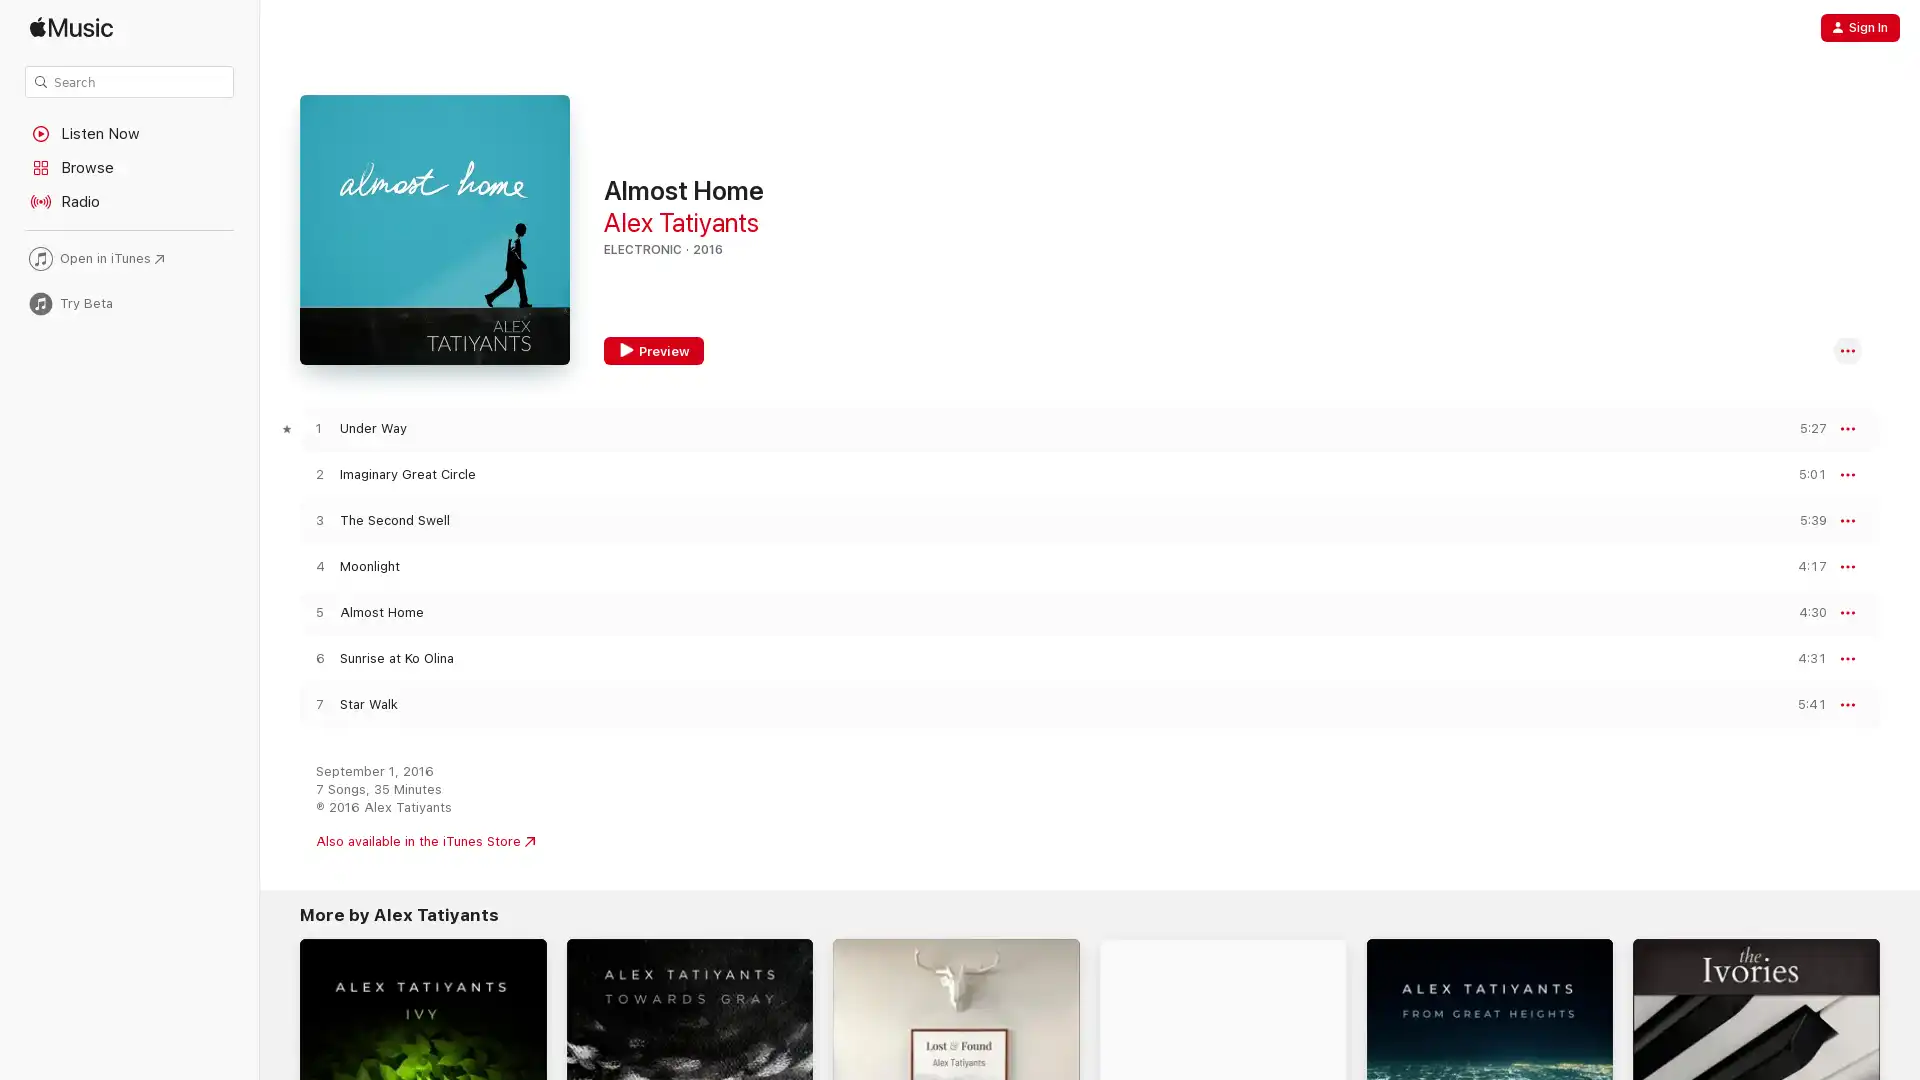 The width and height of the screenshot is (1920, 1080). Describe the element at coordinates (1859, 27) in the screenshot. I see `Sign In` at that location.